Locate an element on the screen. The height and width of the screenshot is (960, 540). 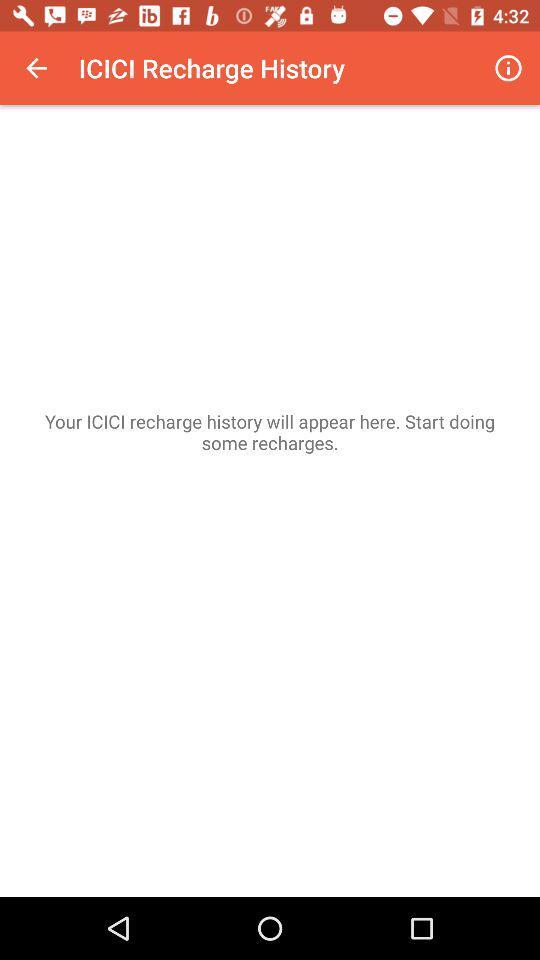
the icon next to icici recharge history item is located at coordinates (36, 68).